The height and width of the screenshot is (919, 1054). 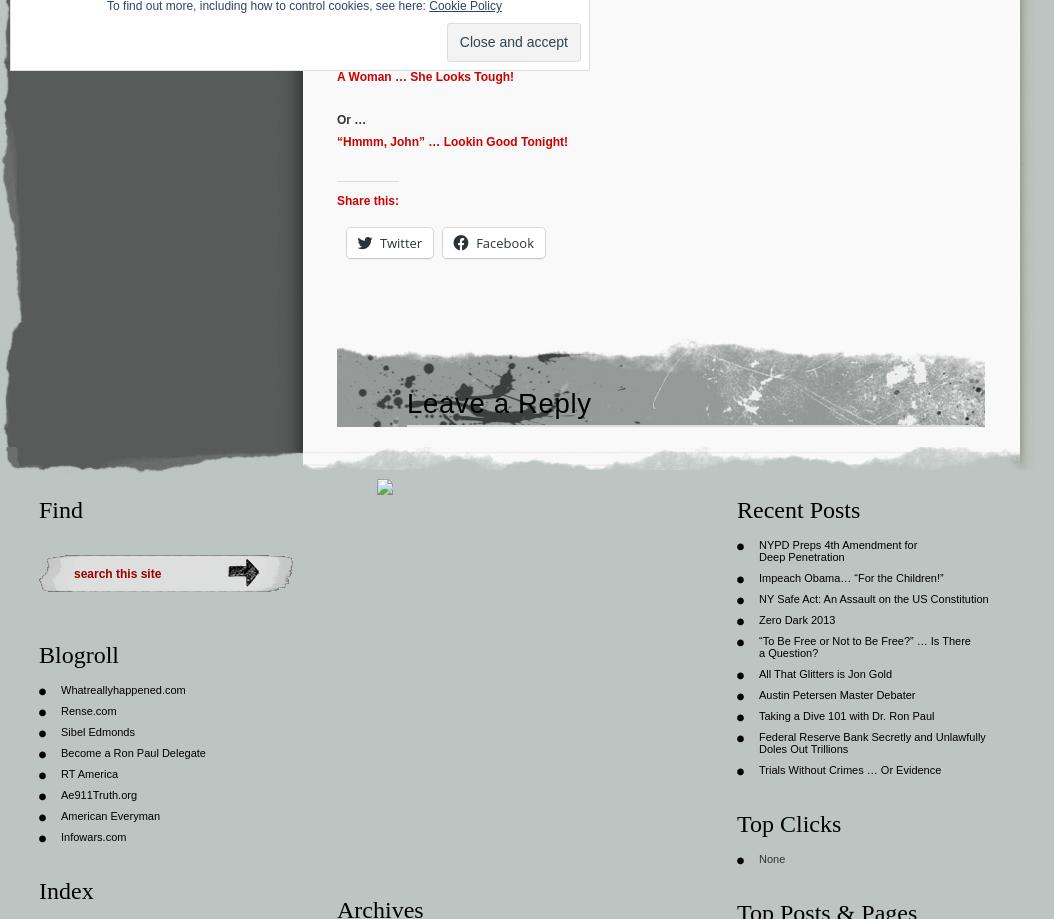 I want to click on 'NY Safe Act: An Assault on the US Constitution', so click(x=873, y=597).